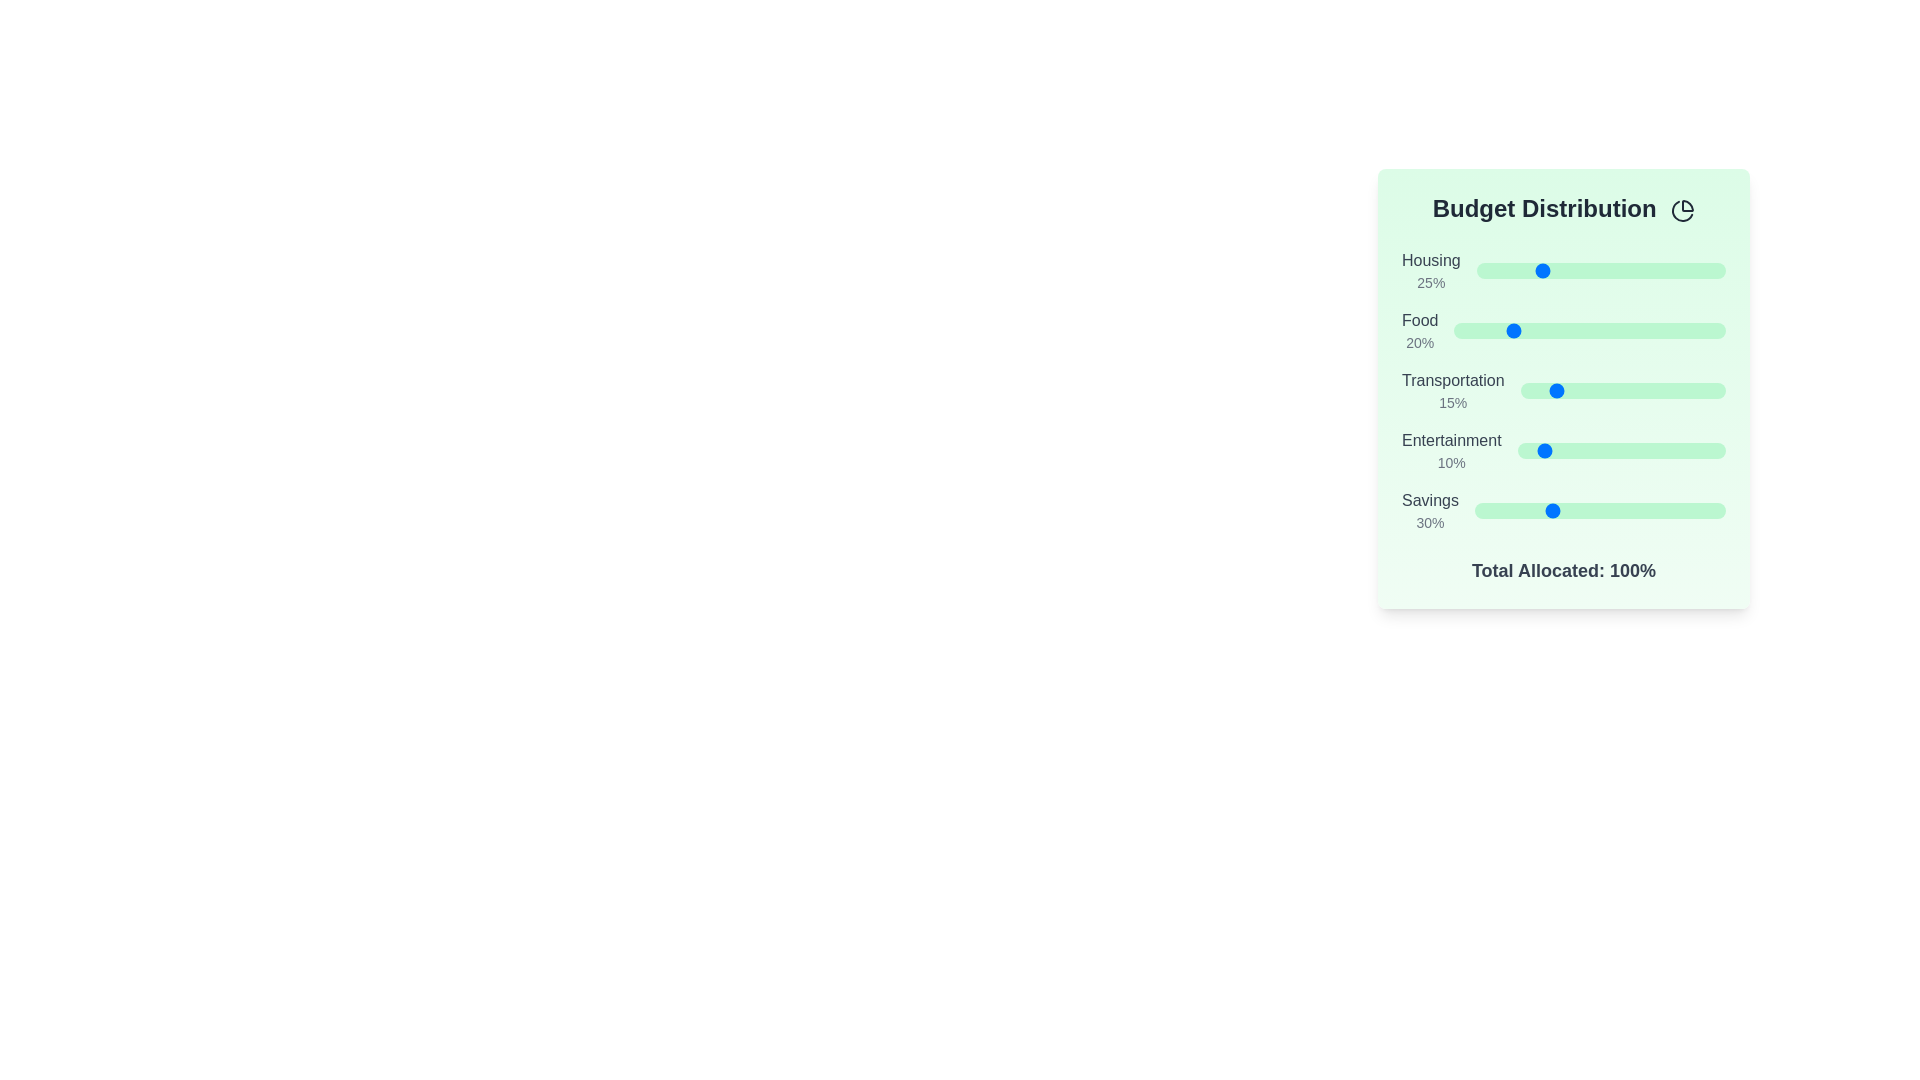 The height and width of the screenshot is (1080, 1920). What do you see at coordinates (1505, 509) in the screenshot?
I see `the 'Savings' slider to set its value to 12%` at bounding box center [1505, 509].